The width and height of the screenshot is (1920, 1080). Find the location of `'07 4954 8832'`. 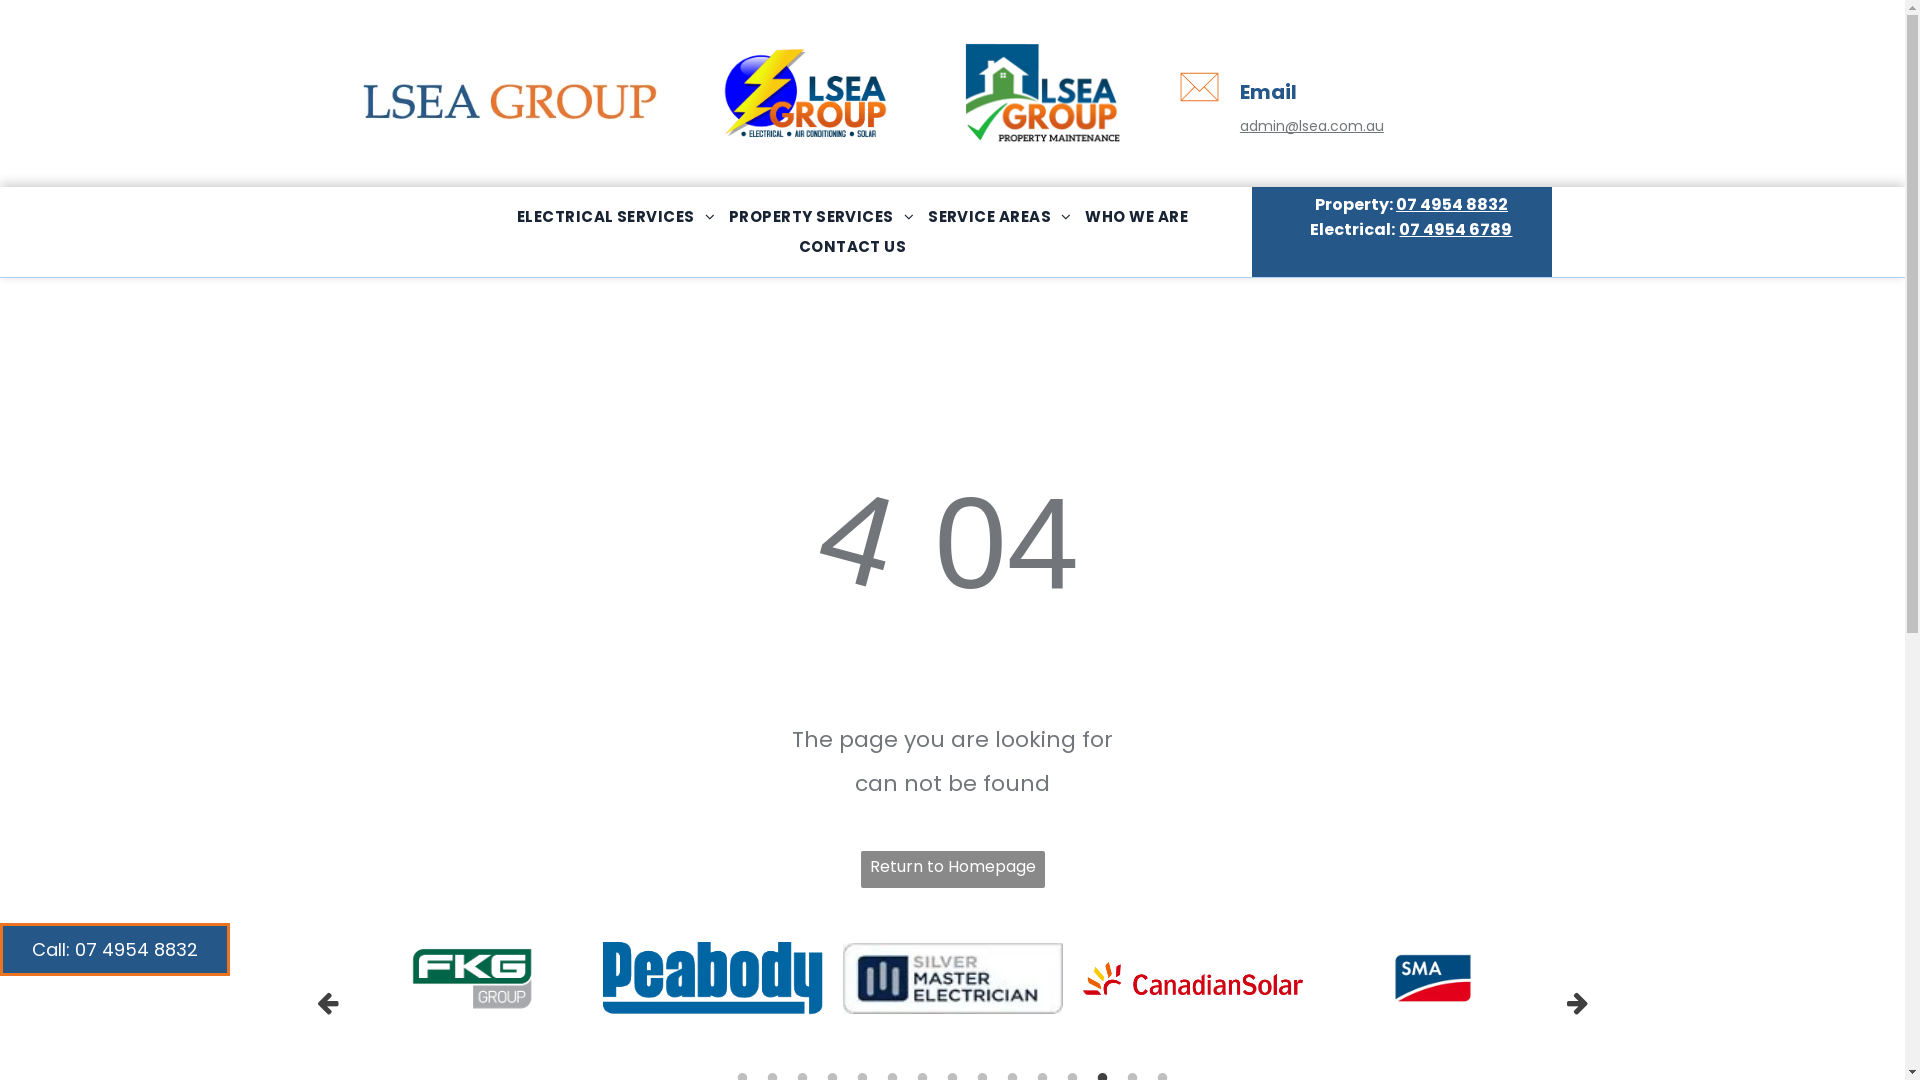

'07 4954 8832' is located at coordinates (1451, 204).